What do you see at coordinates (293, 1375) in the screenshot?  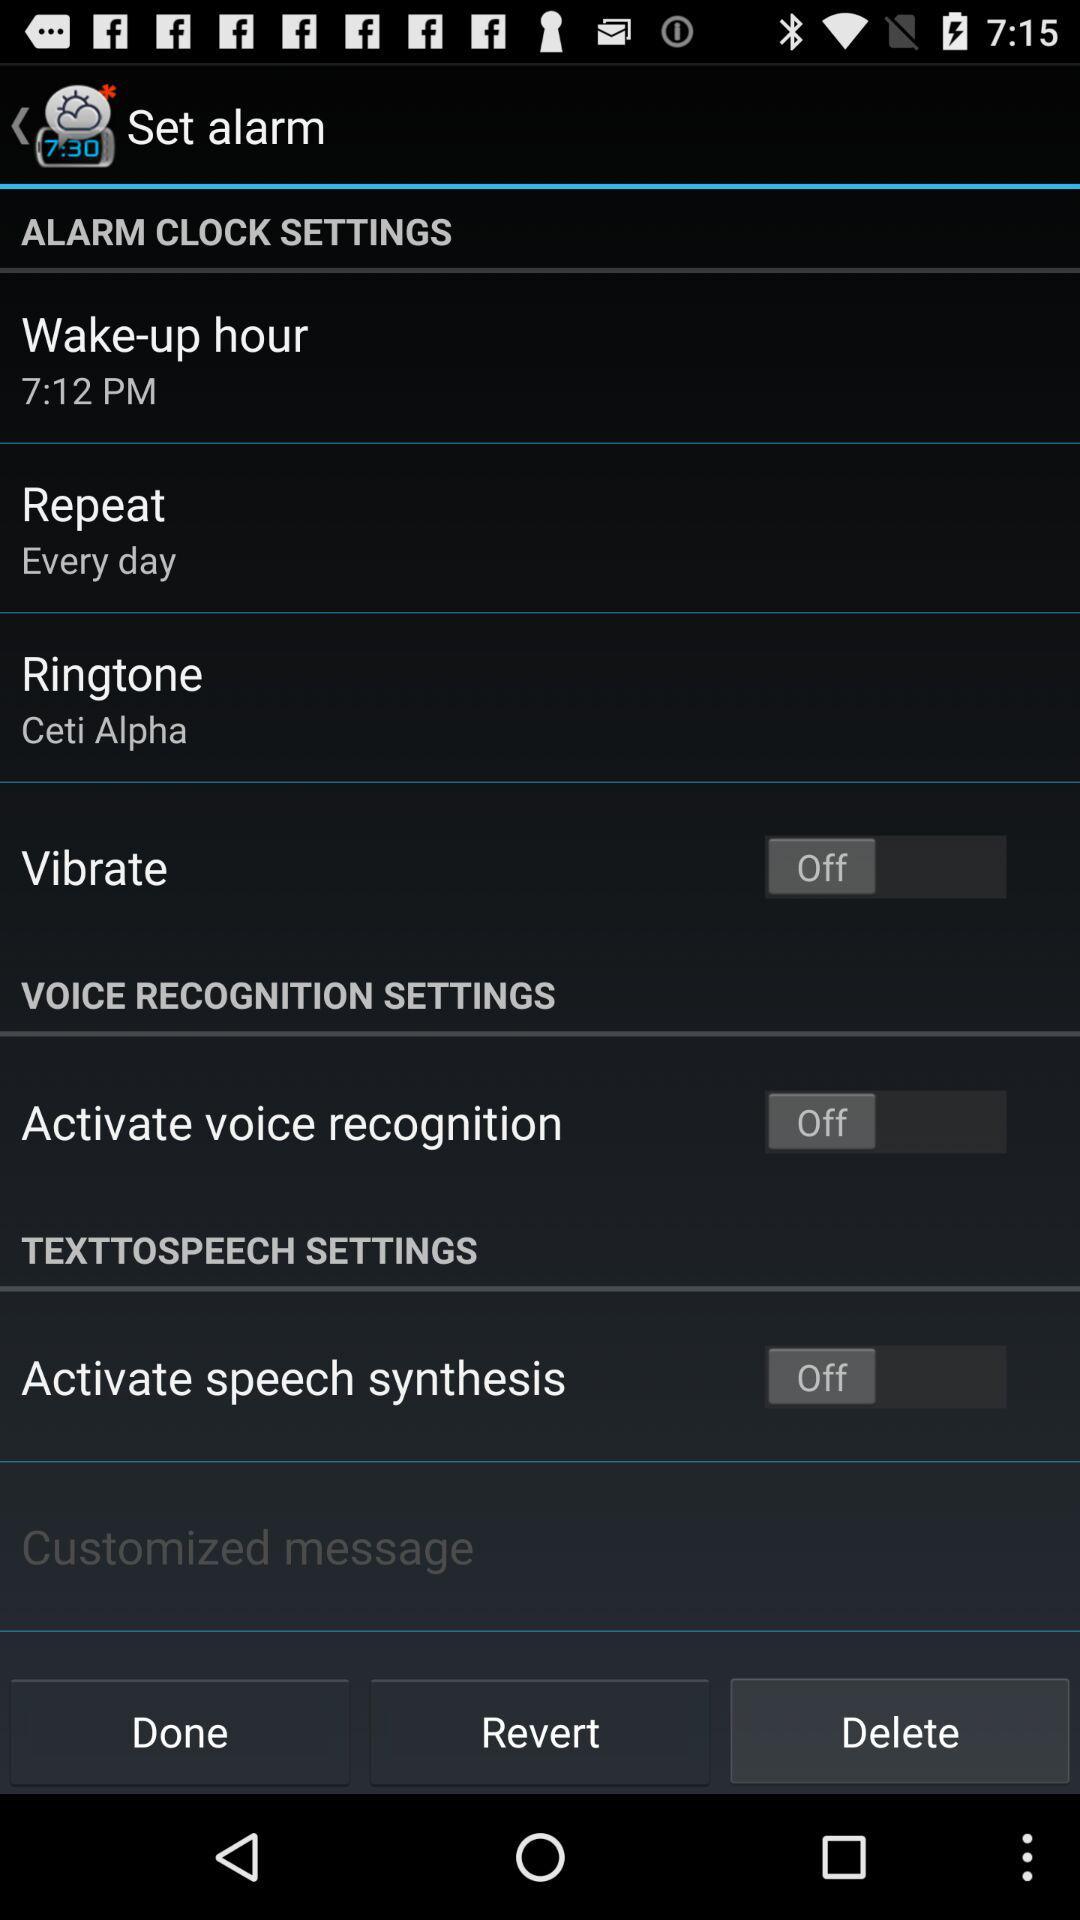 I see `icon below texttospeech settings icon` at bounding box center [293, 1375].